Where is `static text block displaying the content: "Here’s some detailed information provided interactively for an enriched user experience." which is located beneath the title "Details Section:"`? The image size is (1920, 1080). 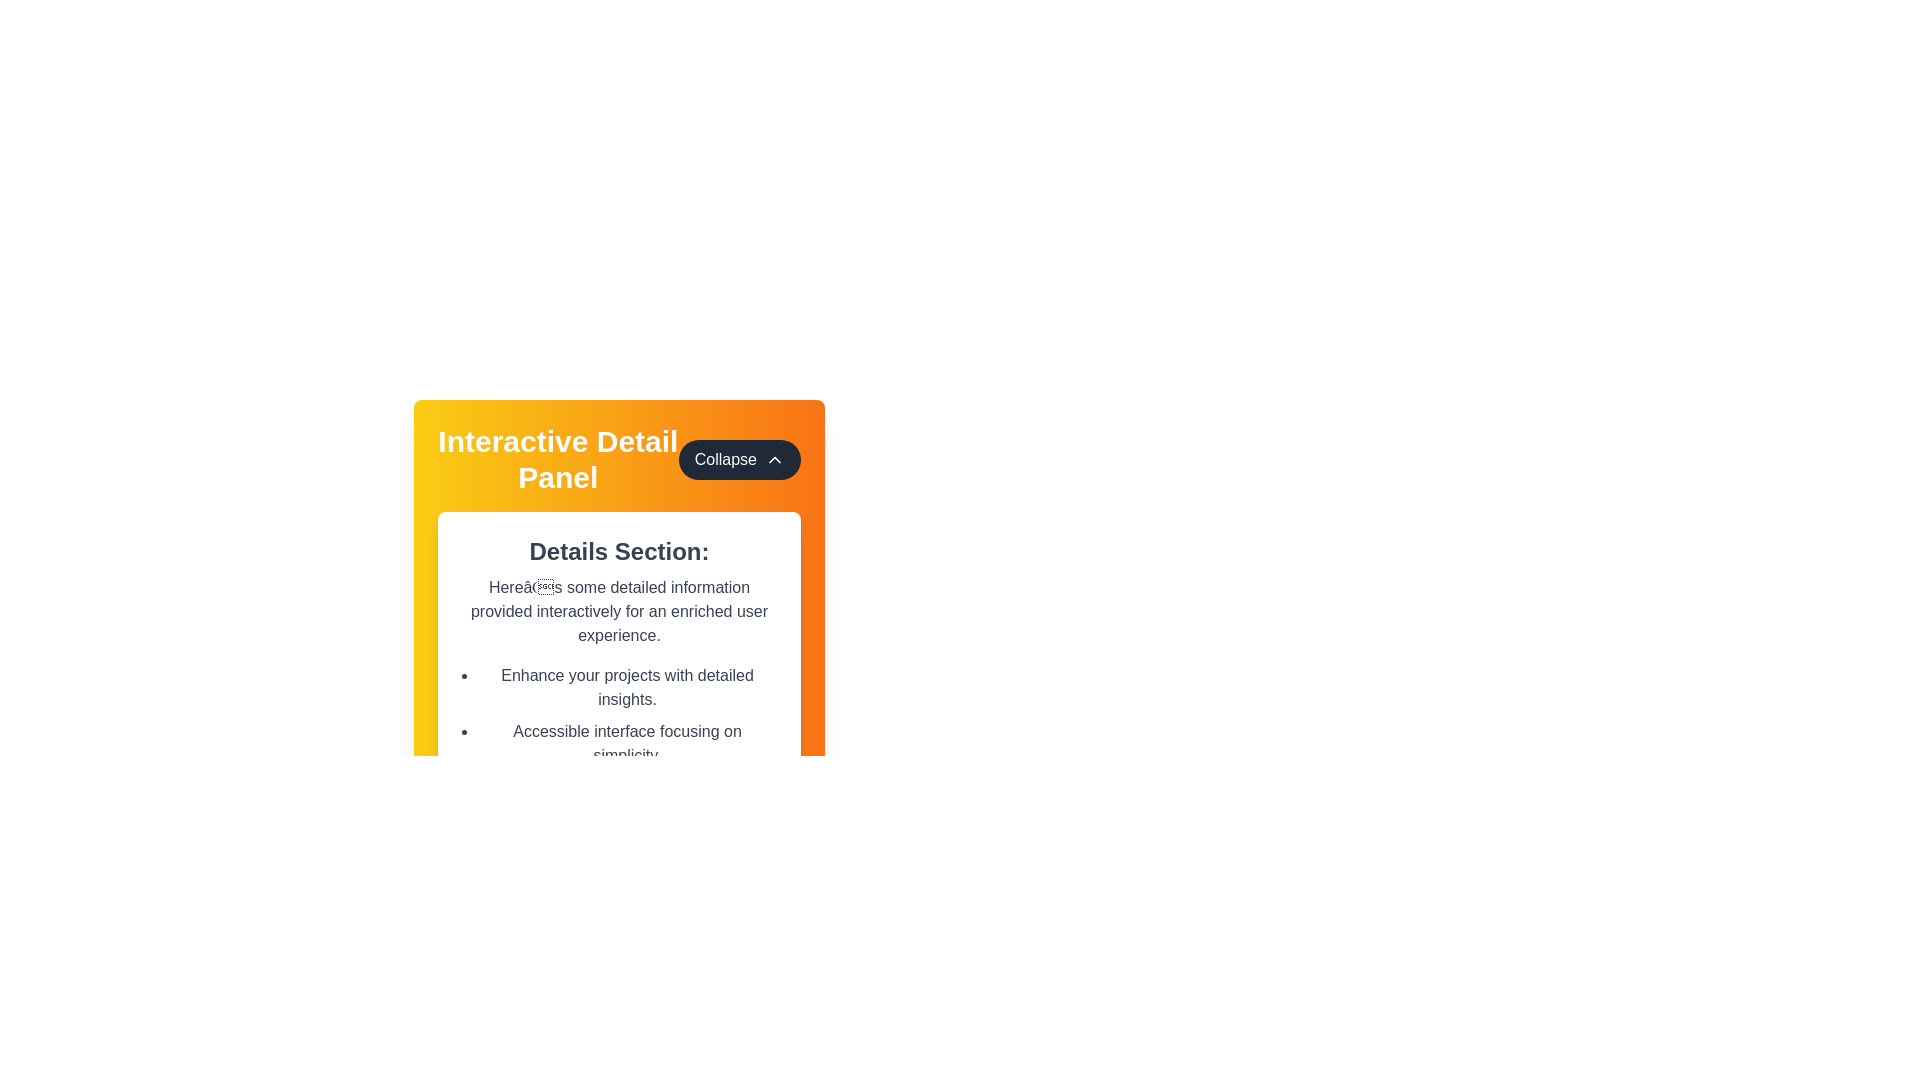
static text block displaying the content: "Here’s some detailed information provided interactively for an enriched user experience." which is located beneath the title "Details Section:" is located at coordinates (618, 611).